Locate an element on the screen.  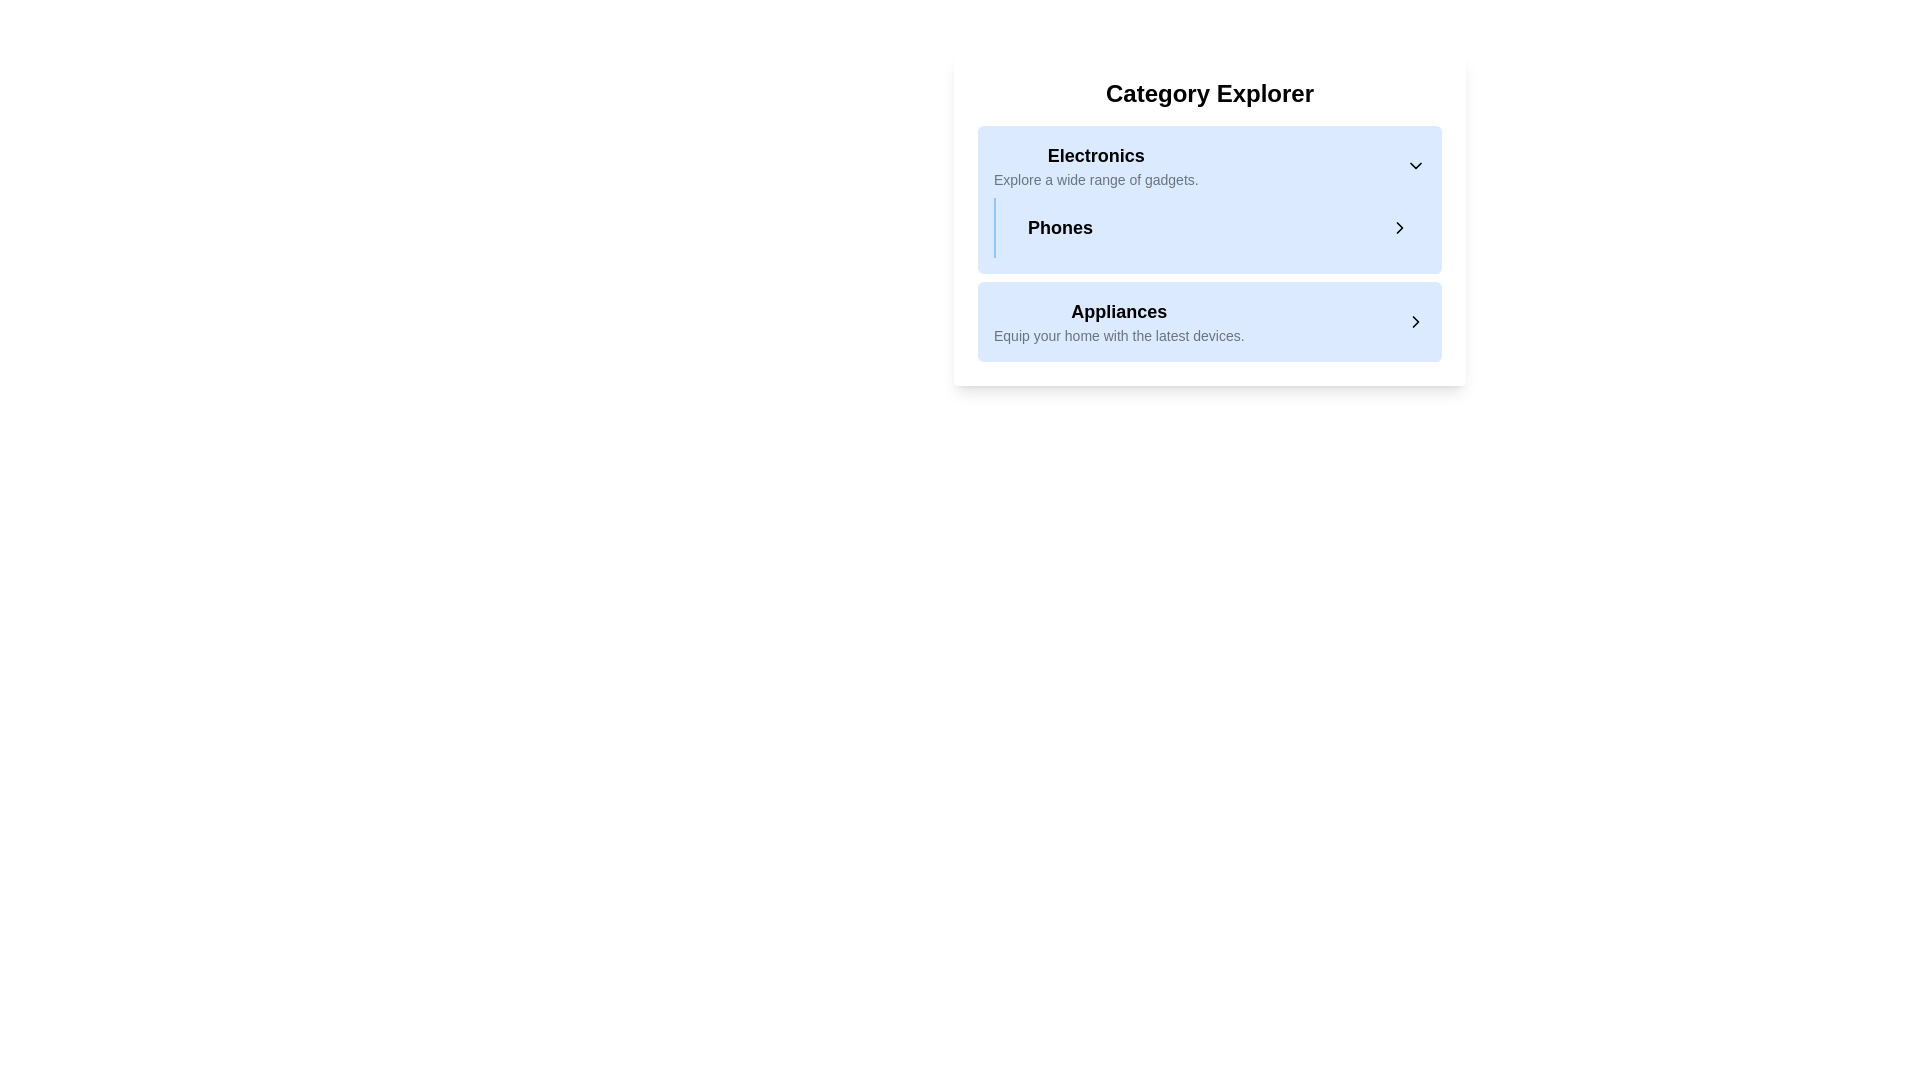
the rightward-pointing chevron icon located at the far right of the 'Appliances' section in the 'Category Explorer' interface to potentially trigger highlighting or tooltip display is located at coordinates (1415, 320).